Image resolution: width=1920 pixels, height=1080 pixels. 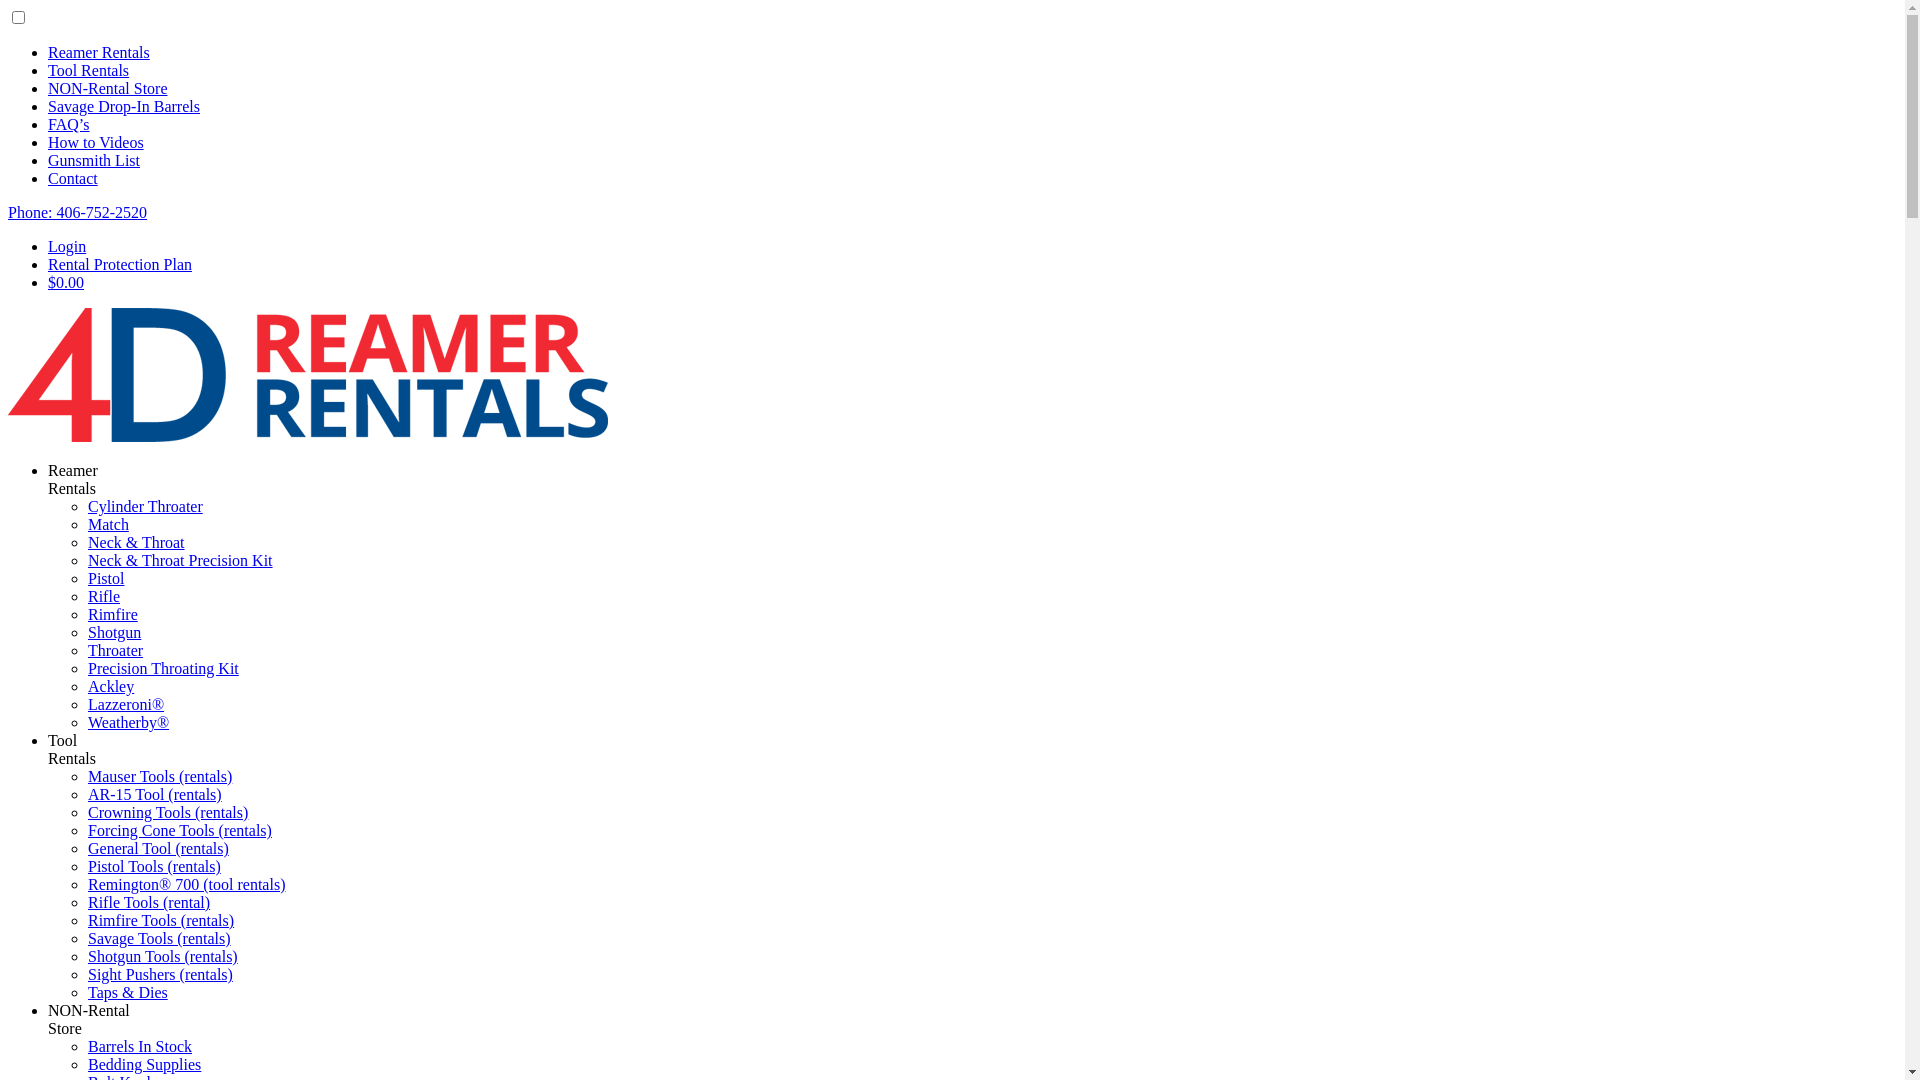 What do you see at coordinates (180, 830) in the screenshot?
I see `'Forcing Cone Tools (rentals)'` at bounding box center [180, 830].